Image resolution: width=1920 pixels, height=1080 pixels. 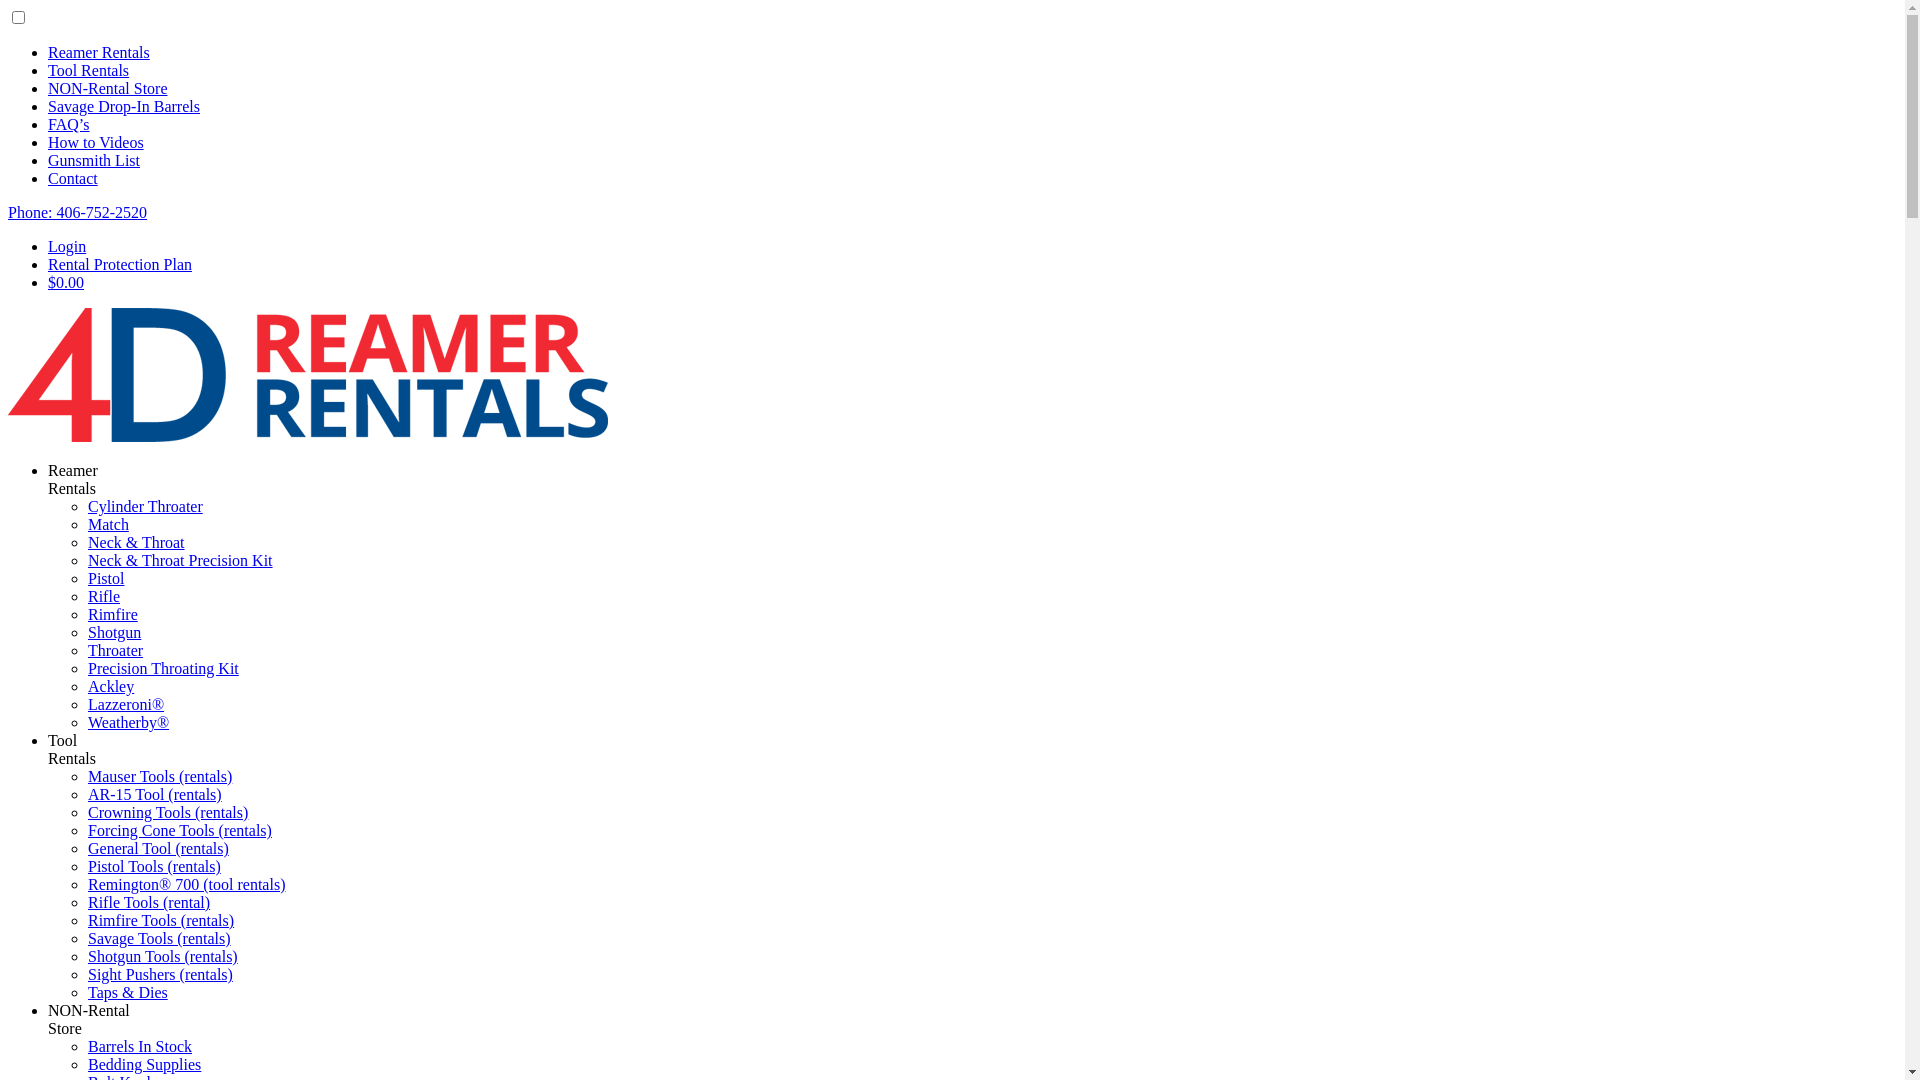 What do you see at coordinates (180, 830) in the screenshot?
I see `'Forcing Cone Tools (rentals)'` at bounding box center [180, 830].